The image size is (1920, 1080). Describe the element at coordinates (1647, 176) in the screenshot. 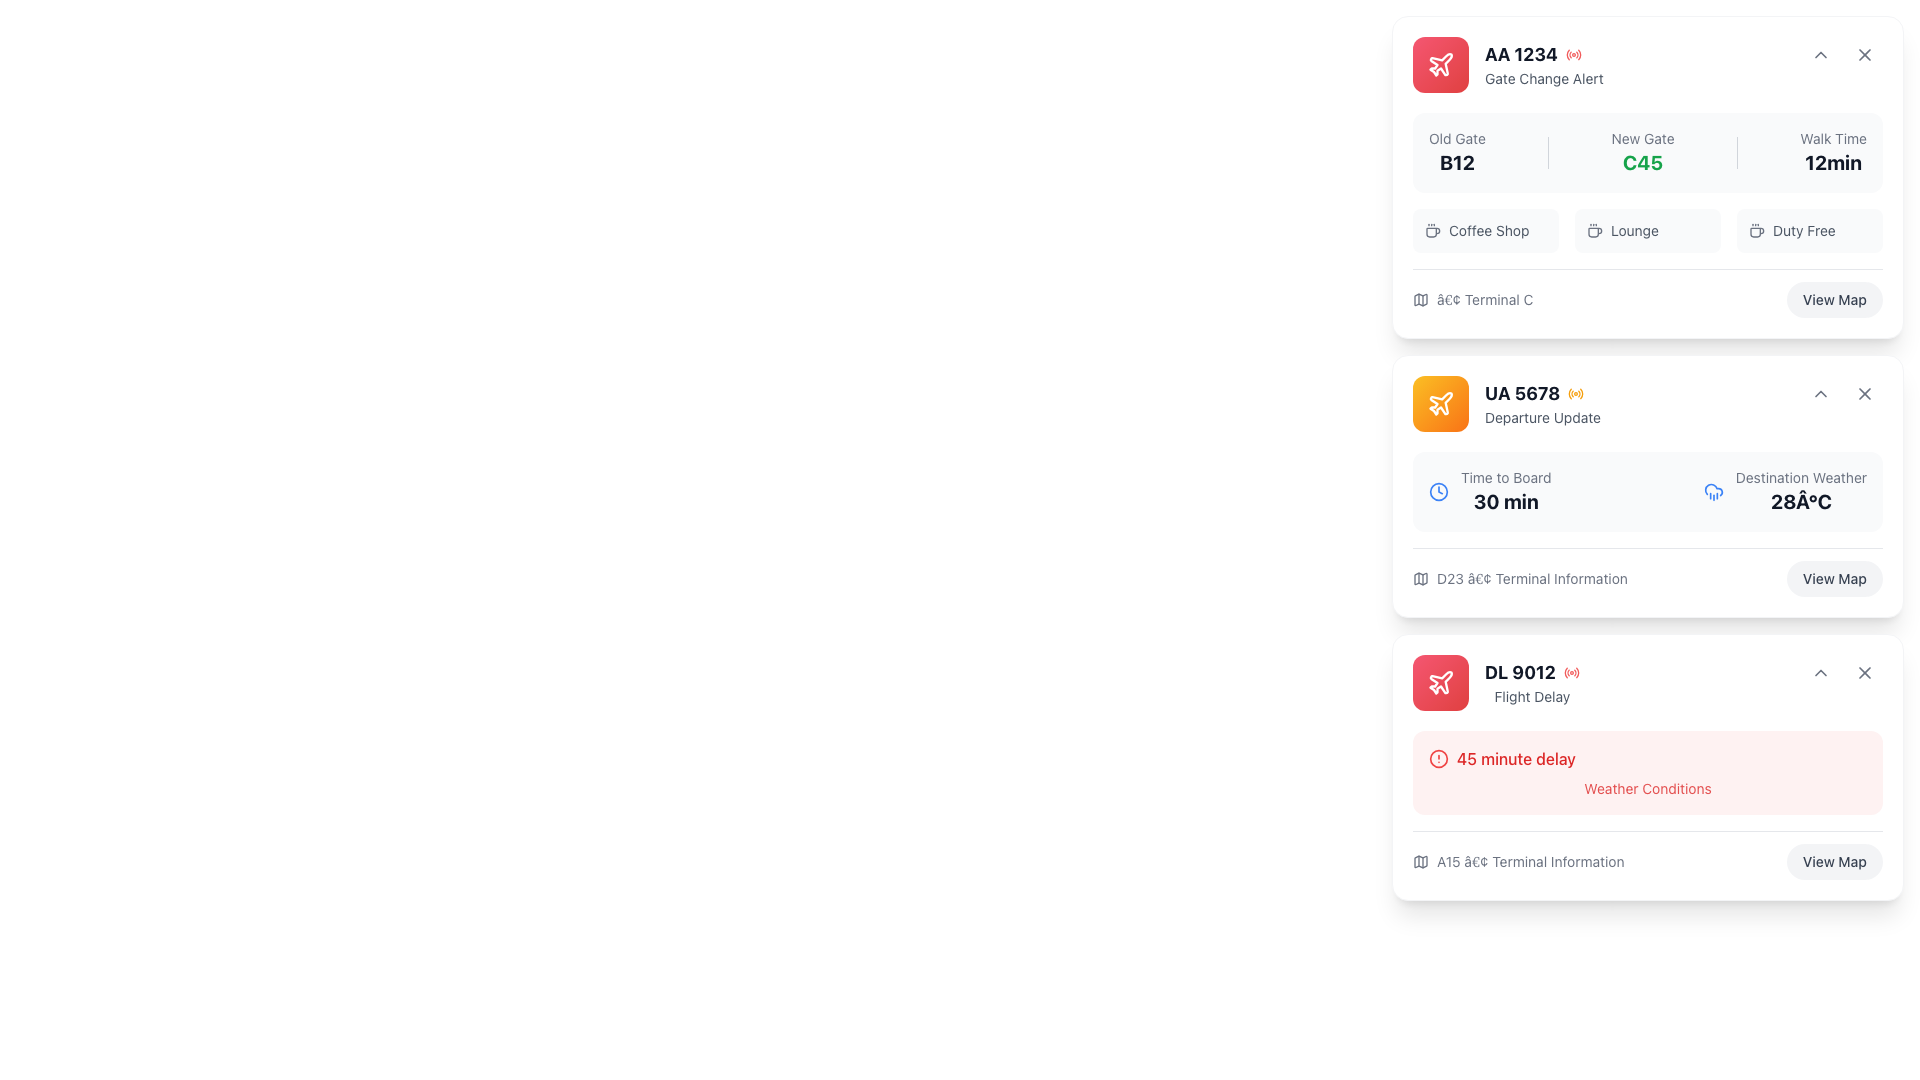

I see `the 'New Gate' label displaying 'C45' styled in bold green text` at that location.